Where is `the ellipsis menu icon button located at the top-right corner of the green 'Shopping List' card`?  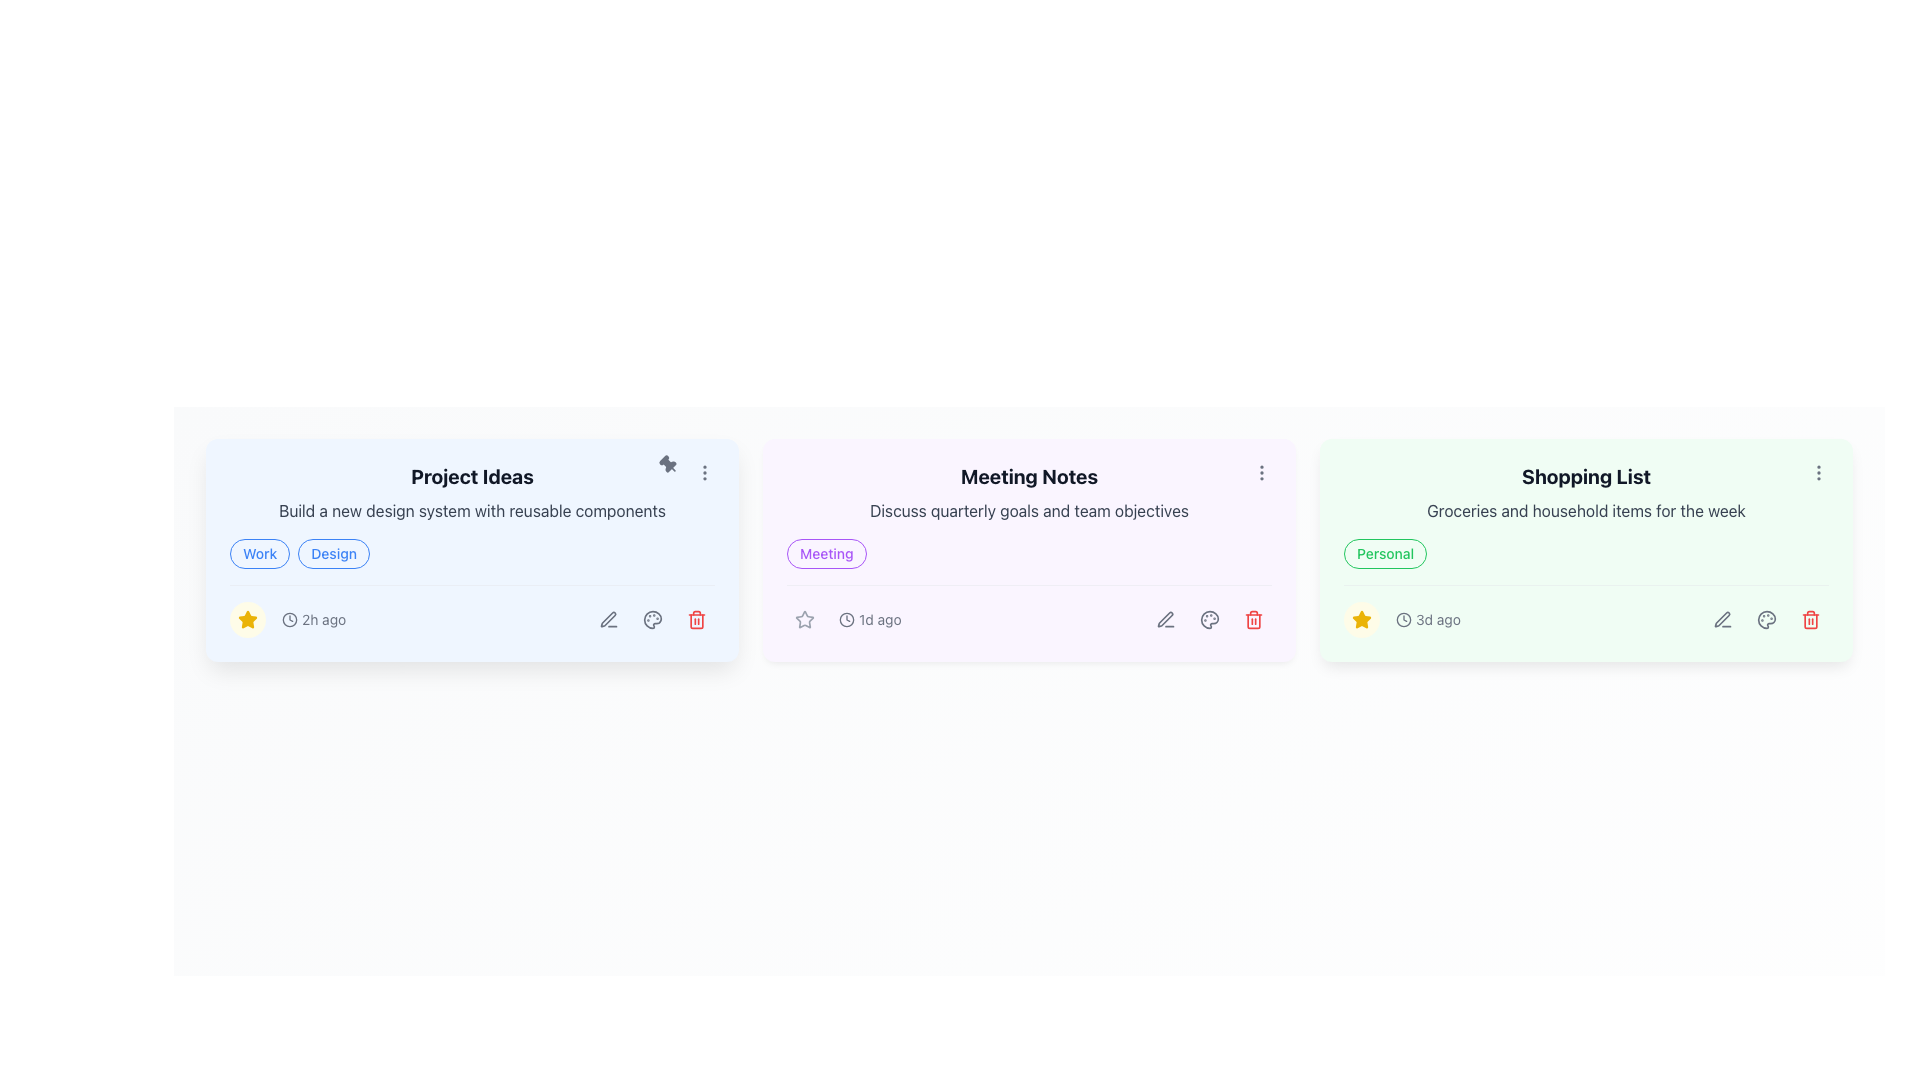
the ellipsis menu icon button located at the top-right corner of the green 'Shopping List' card is located at coordinates (1819, 473).